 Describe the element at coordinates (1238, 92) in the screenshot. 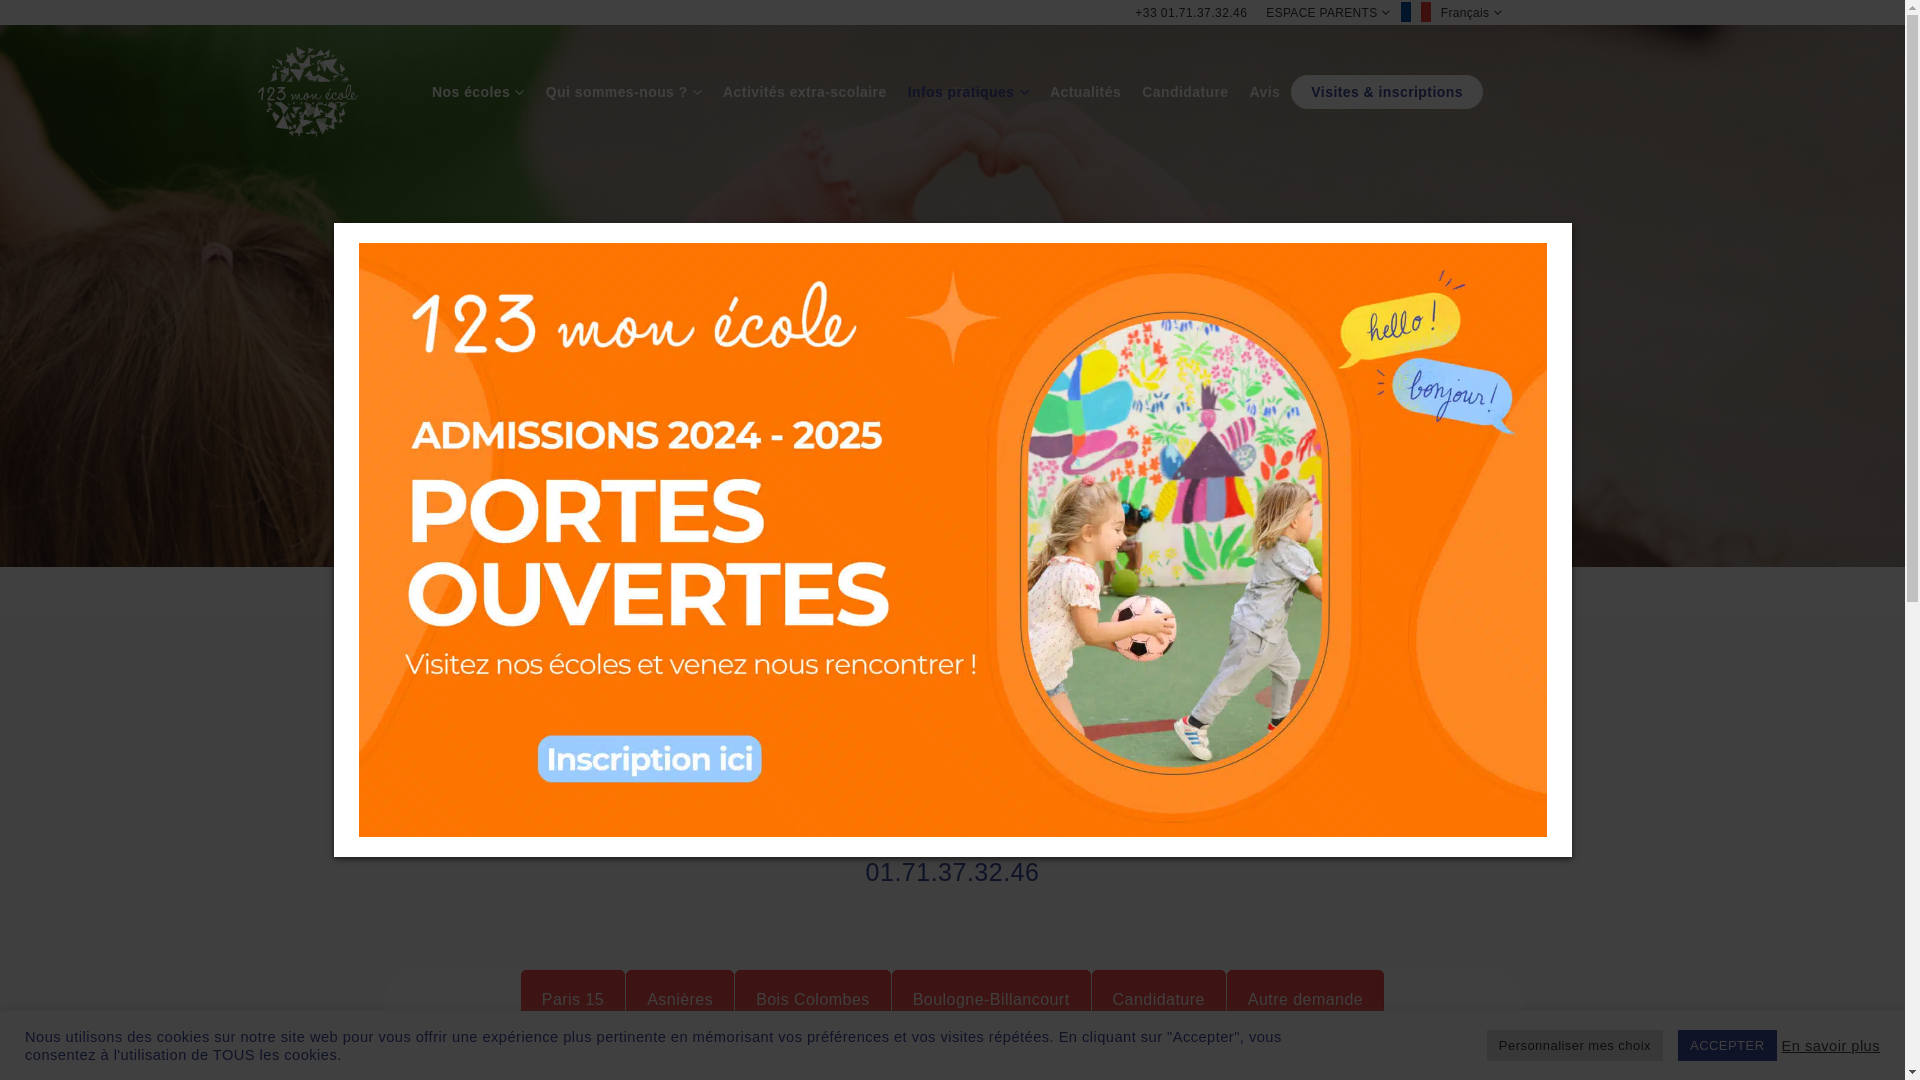

I see `'Avis'` at that location.